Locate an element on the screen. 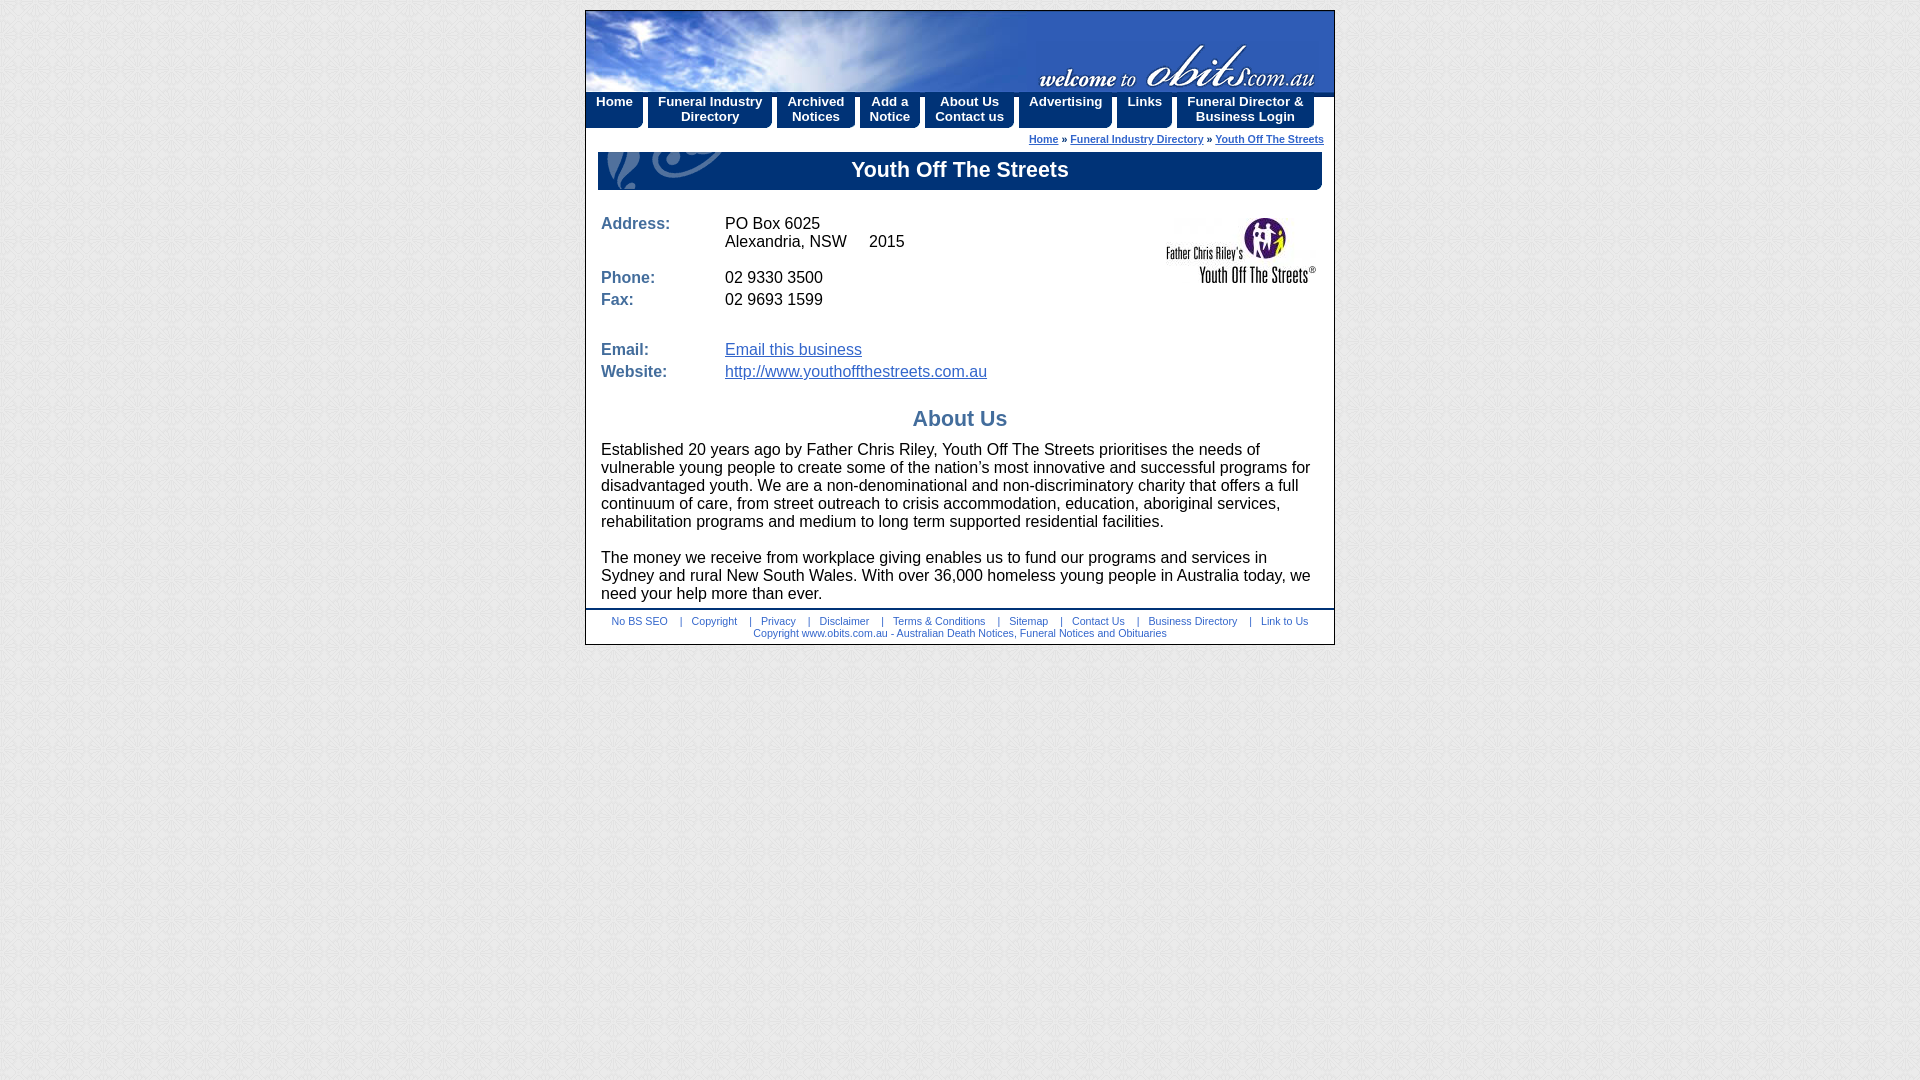 The image size is (1920, 1080). 'Link to Us' is located at coordinates (1284, 620).